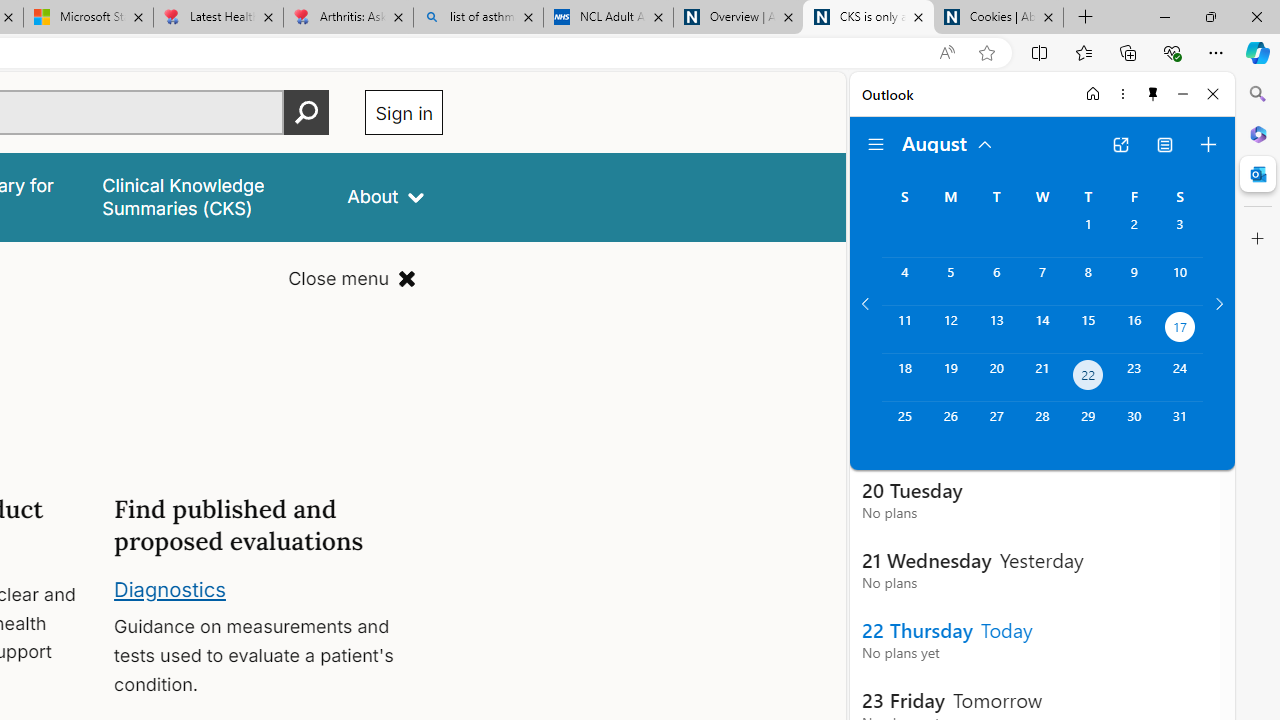 Image resolution: width=1280 pixels, height=720 pixels. I want to click on 'Tuesday, August 20, 2024. ', so click(996, 377).